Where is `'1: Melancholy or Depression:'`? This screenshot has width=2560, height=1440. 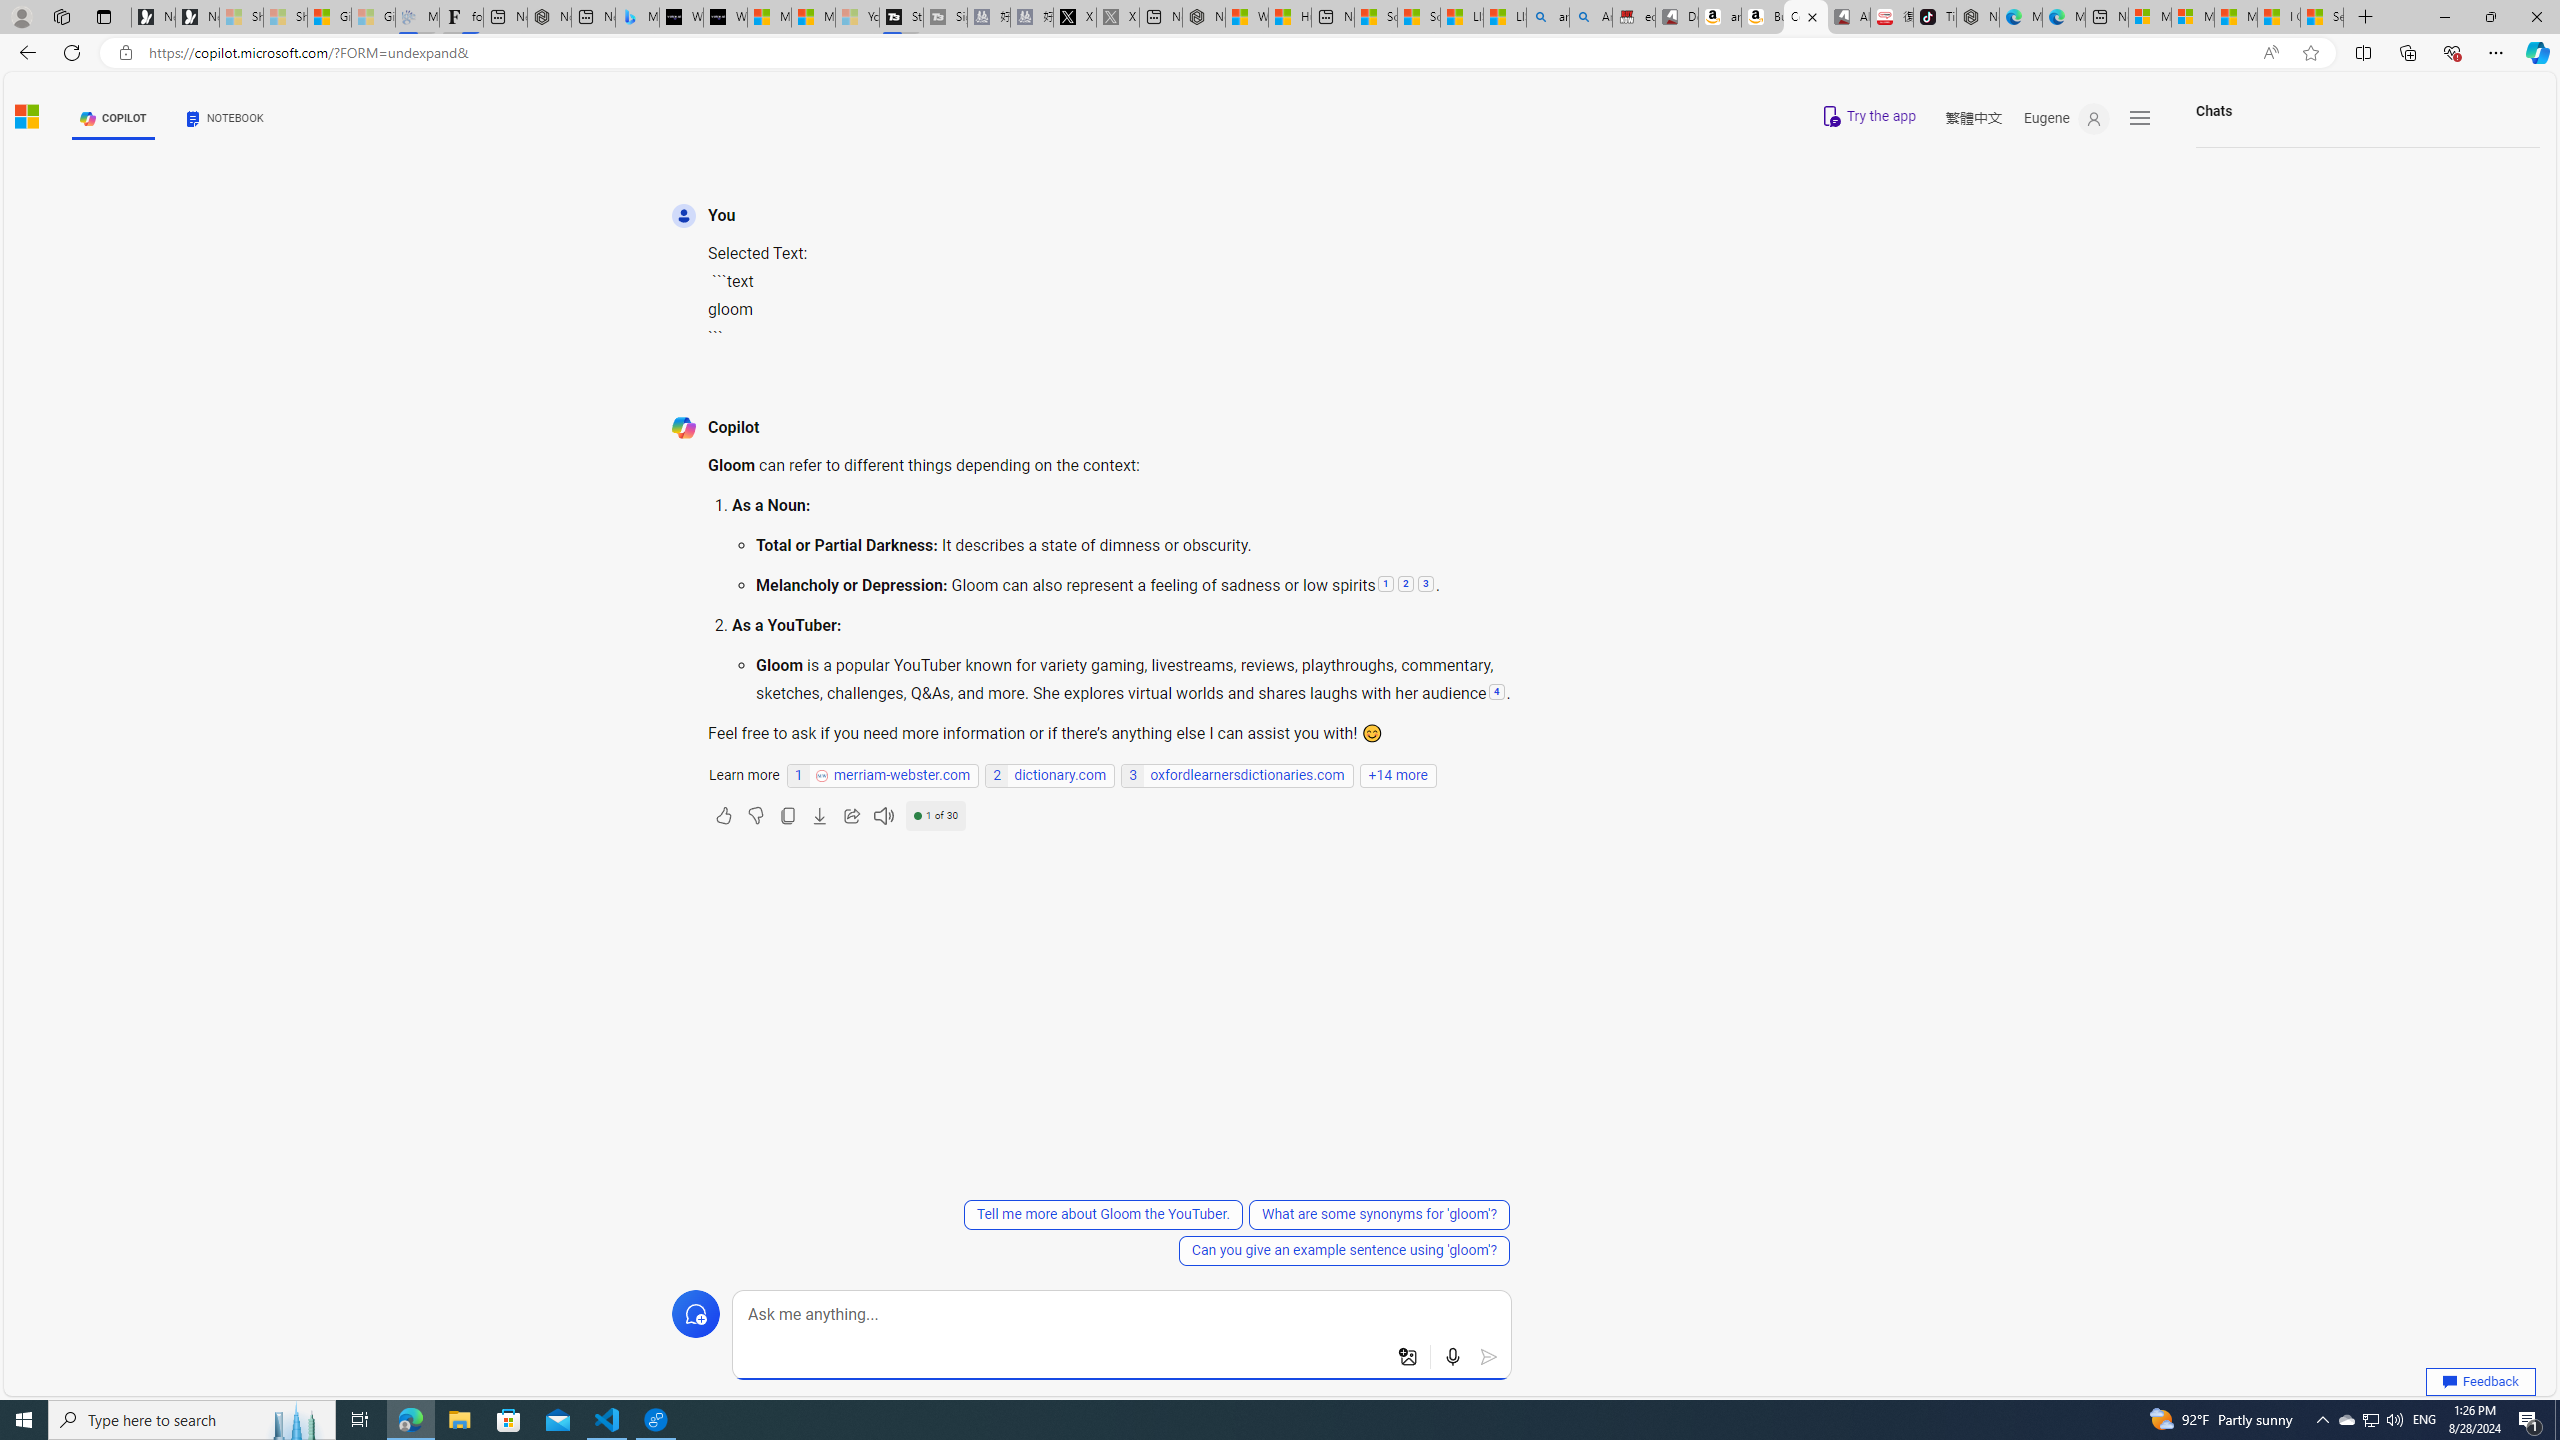
'1: Melancholy or Depression:' is located at coordinates (1383, 585).